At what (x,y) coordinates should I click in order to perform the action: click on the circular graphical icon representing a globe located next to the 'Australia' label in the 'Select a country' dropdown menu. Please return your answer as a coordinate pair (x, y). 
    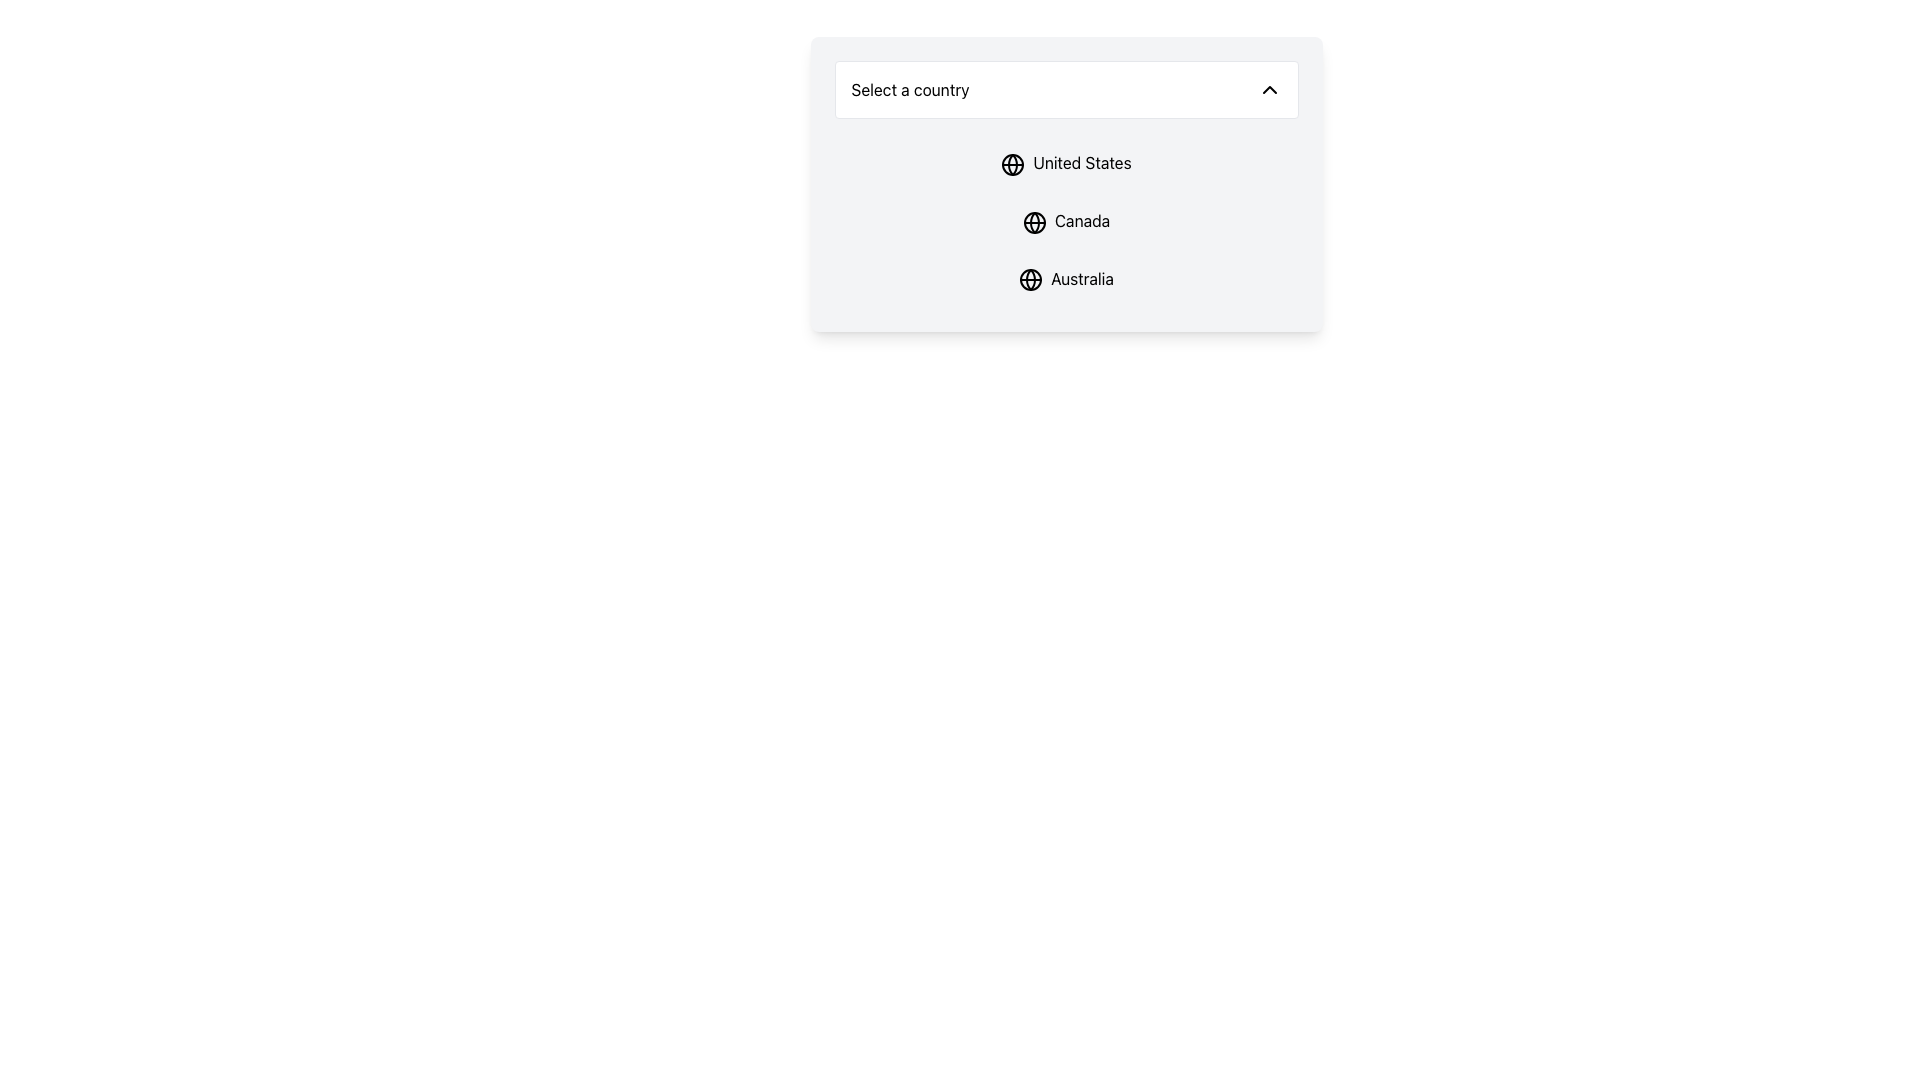
    Looking at the image, I should click on (1031, 280).